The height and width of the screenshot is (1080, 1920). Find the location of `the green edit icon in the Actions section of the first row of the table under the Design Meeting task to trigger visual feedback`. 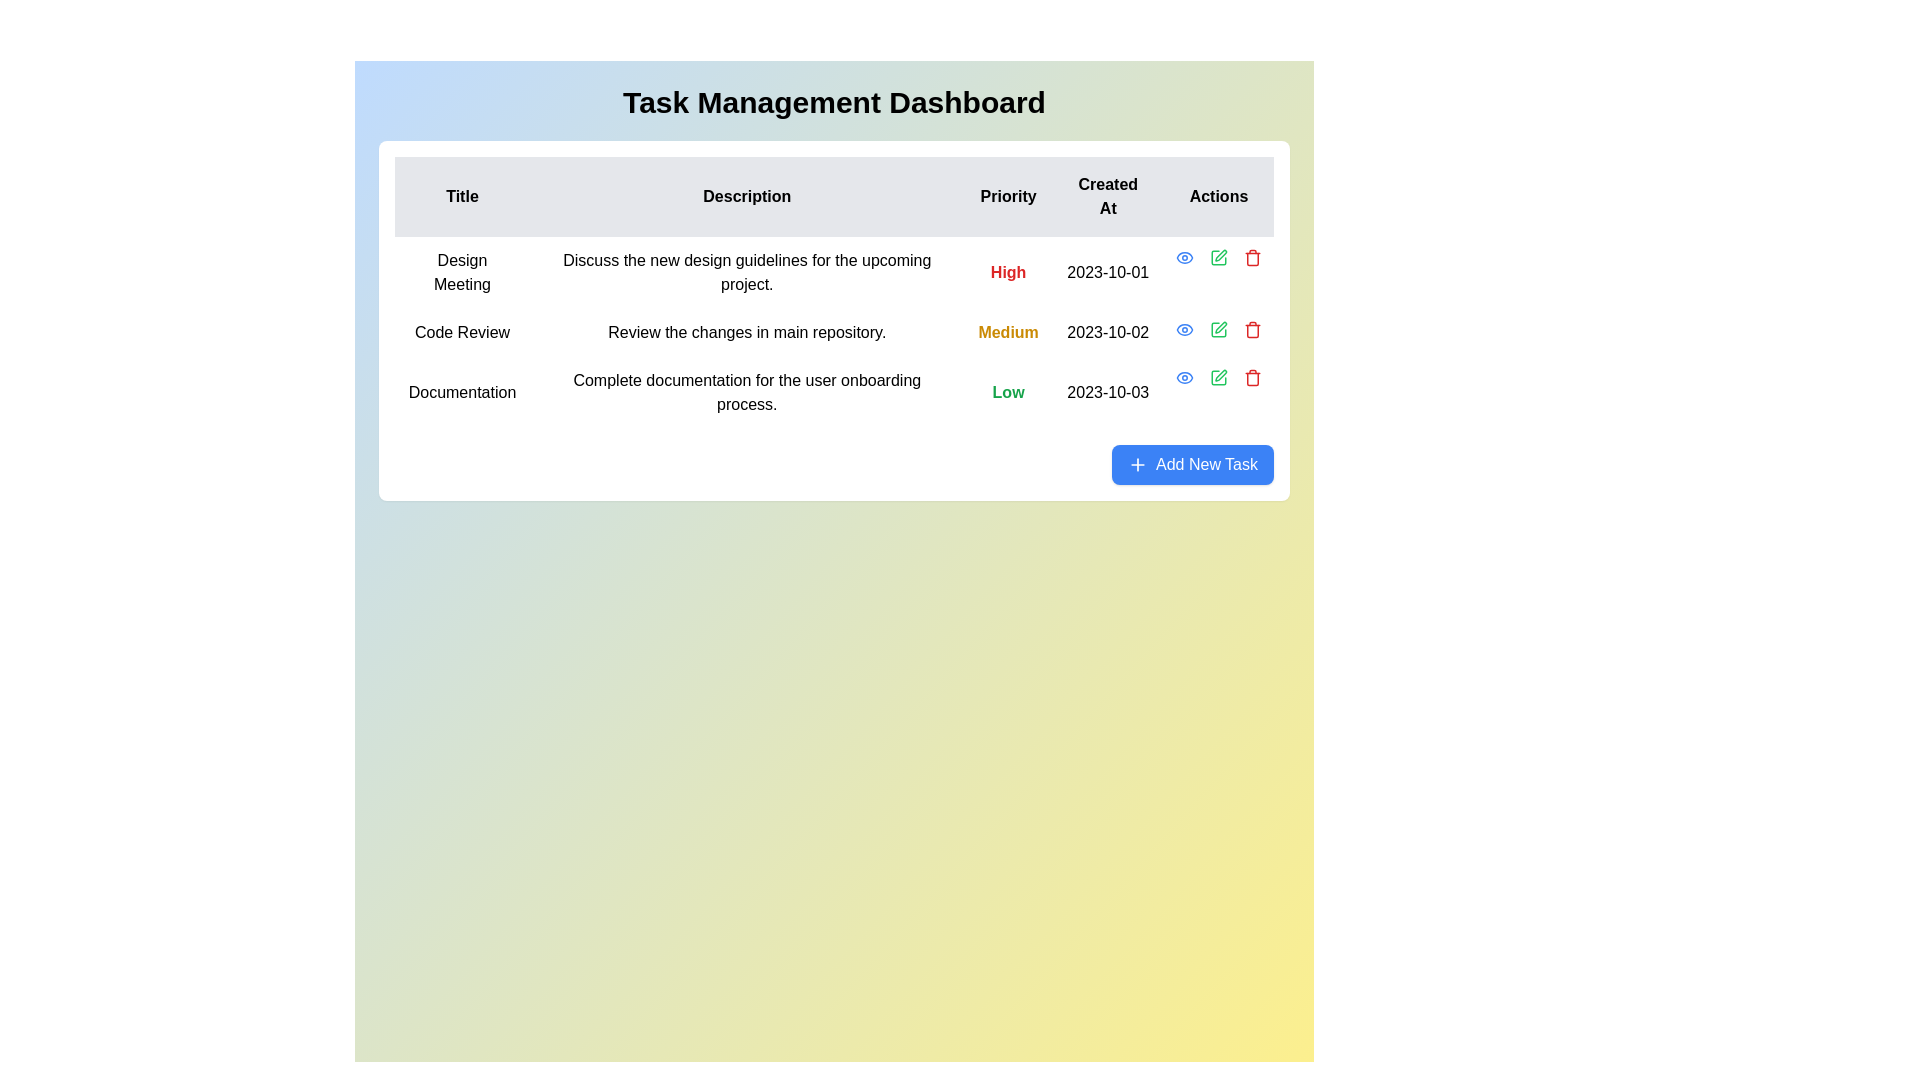

the green edit icon in the Actions section of the first row of the table under the Design Meeting task to trigger visual feedback is located at coordinates (1218, 257).